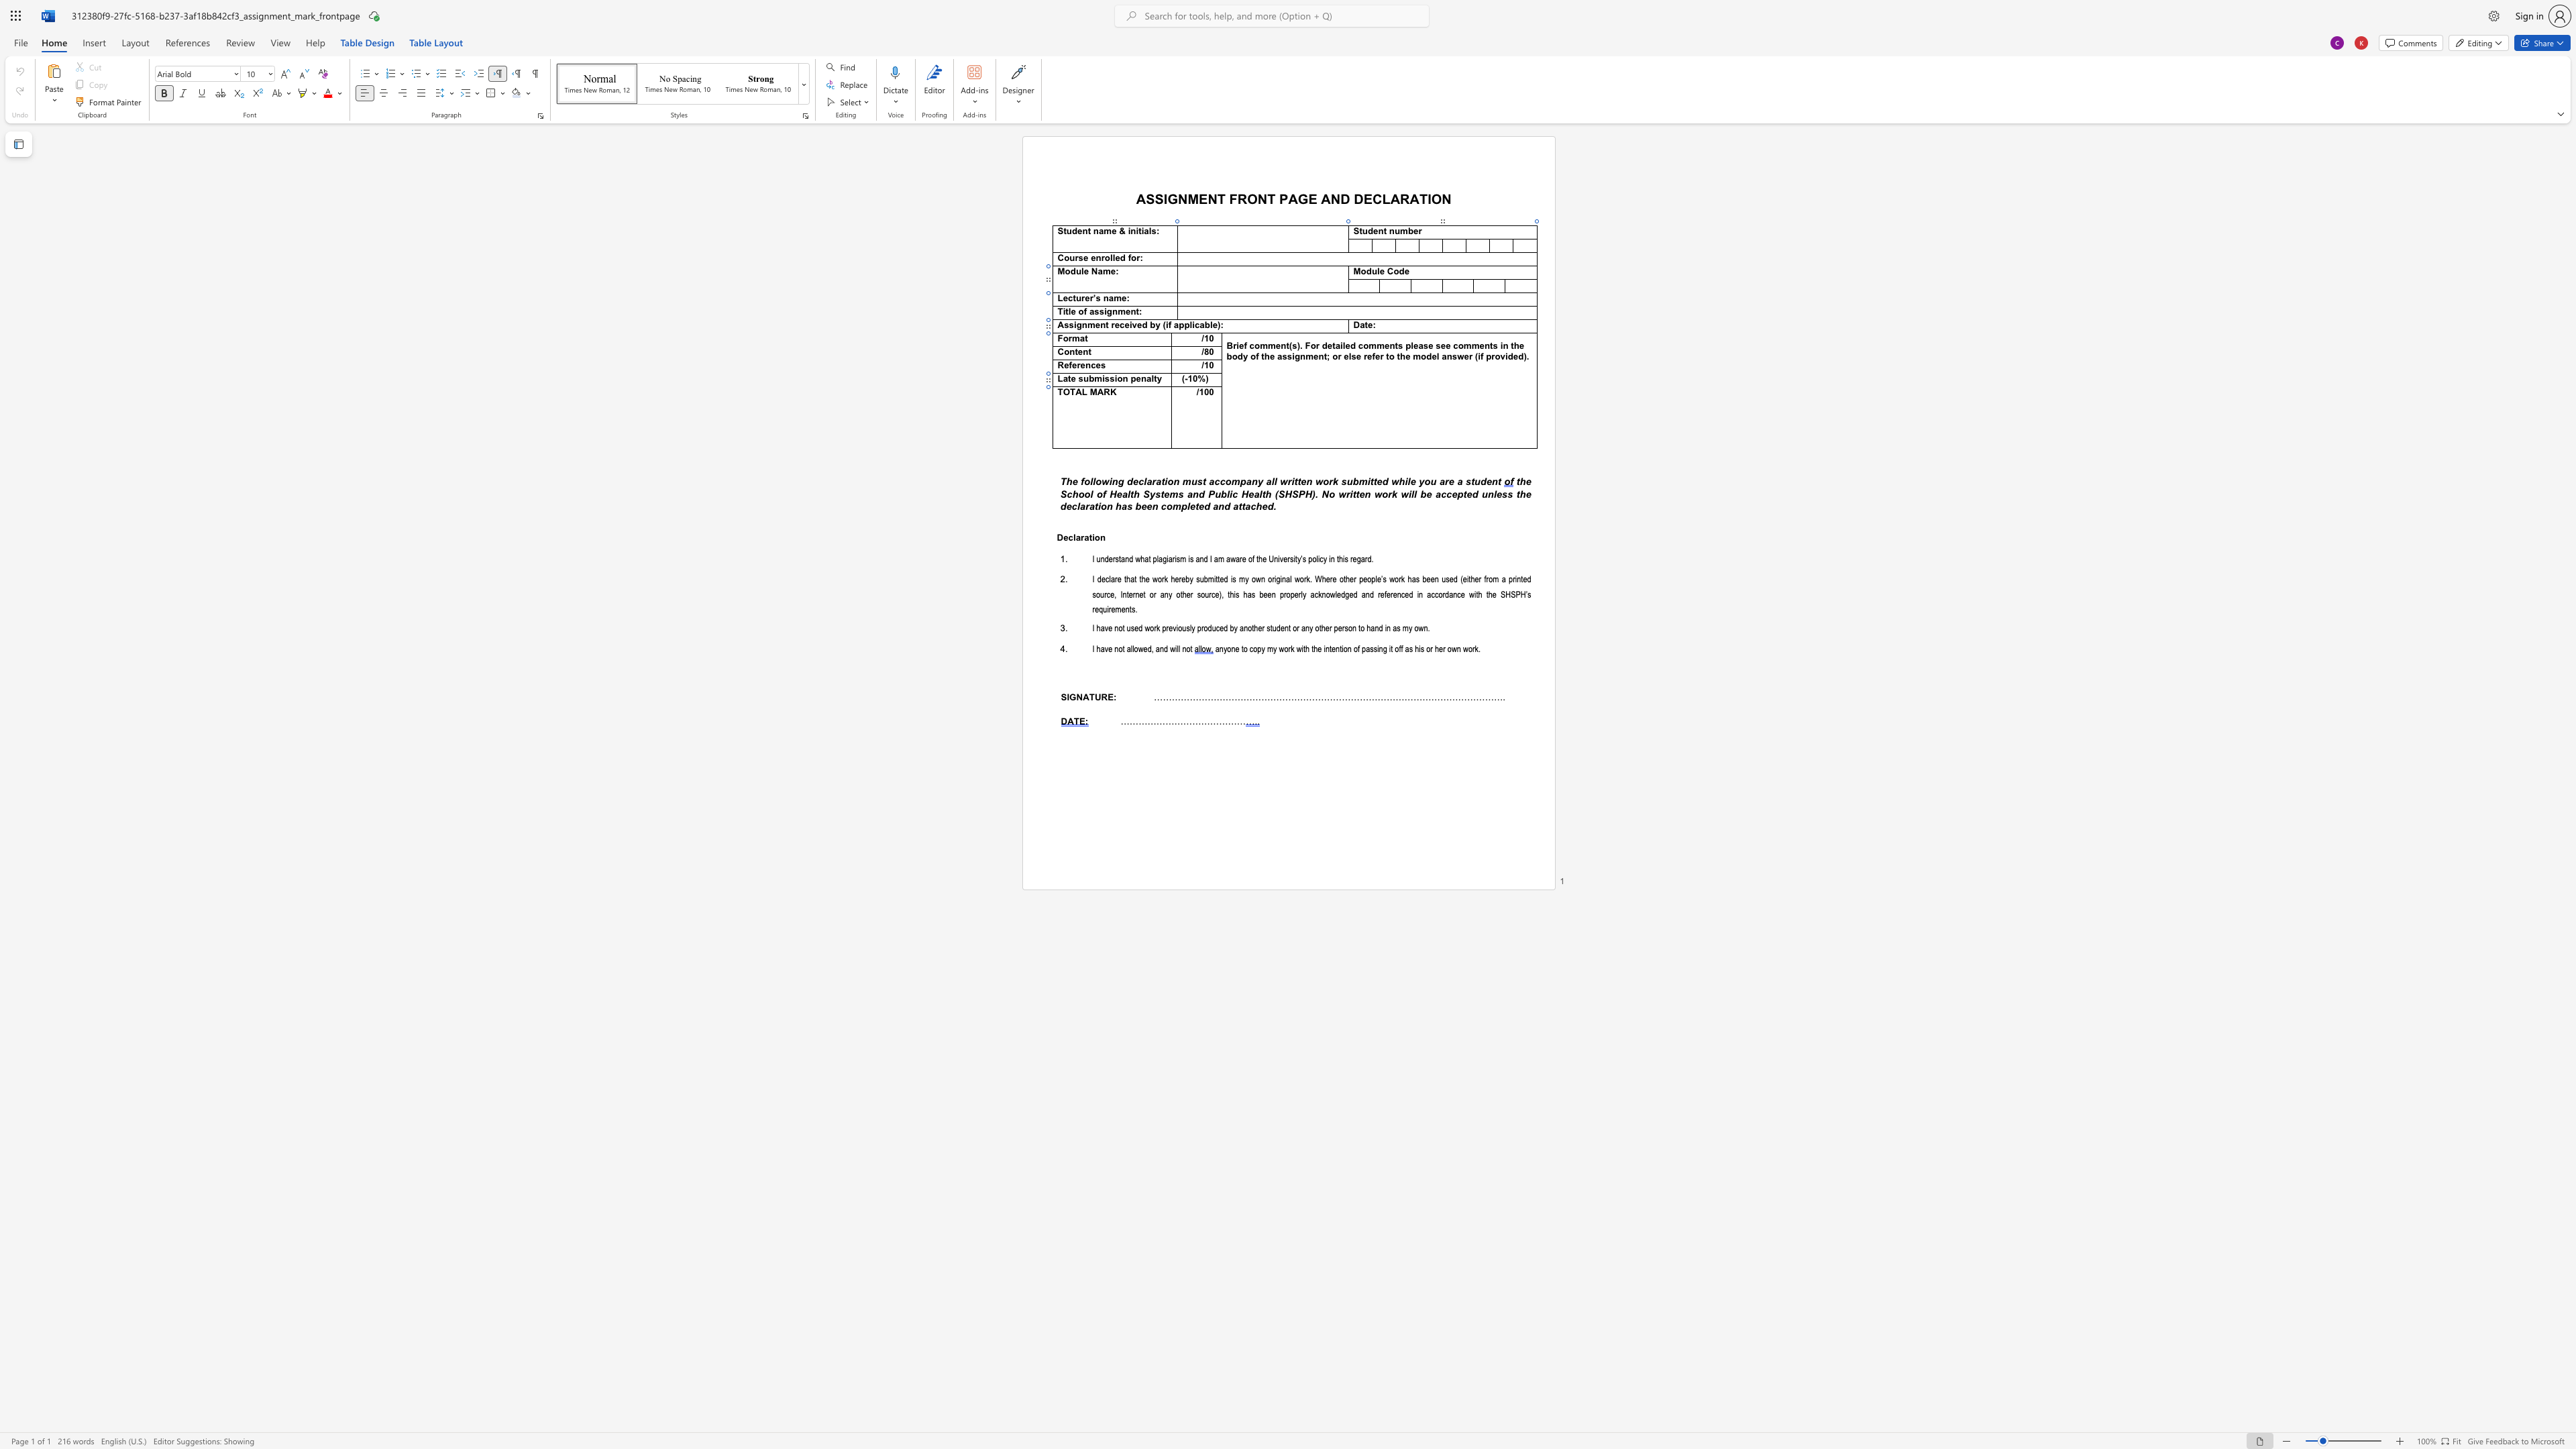  I want to click on the space between the continuous character "f" and "o" in the text, so click(1084, 481).